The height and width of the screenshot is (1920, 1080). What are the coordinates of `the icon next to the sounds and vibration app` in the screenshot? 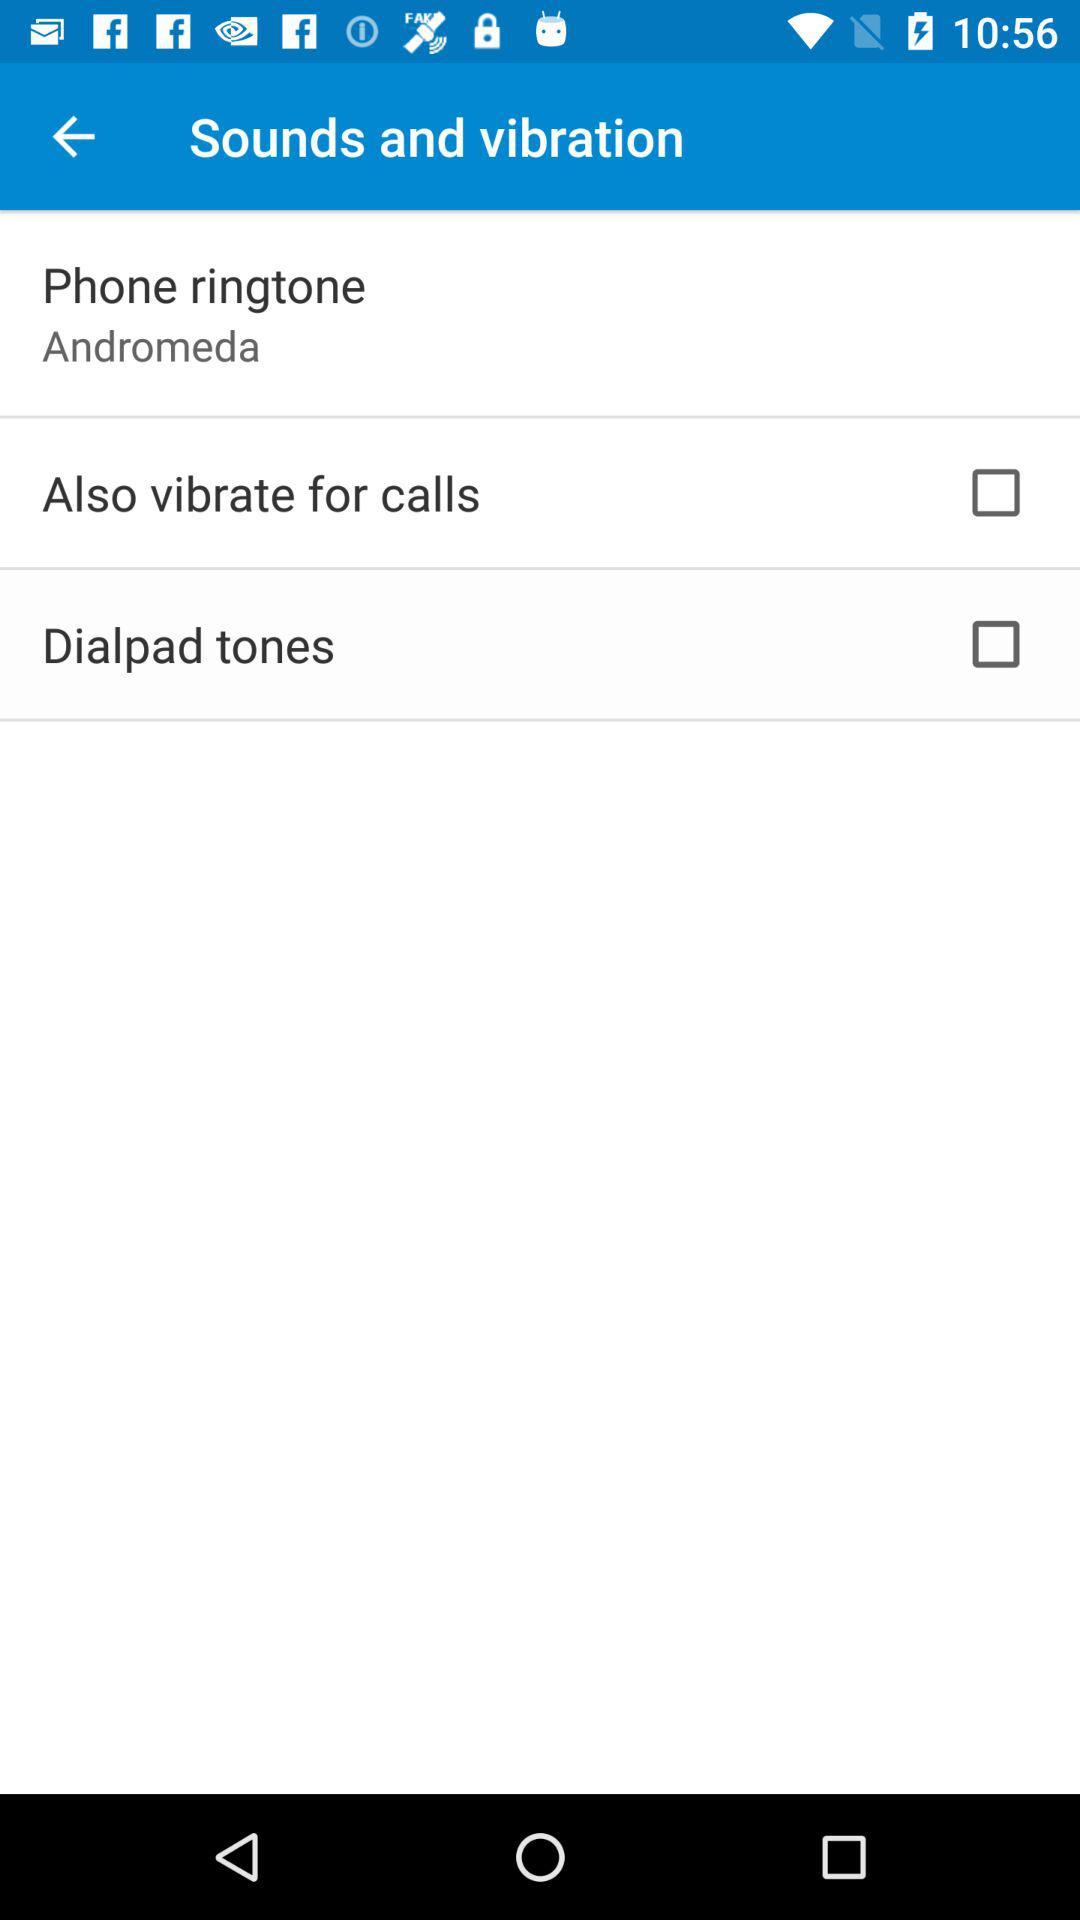 It's located at (72, 135).